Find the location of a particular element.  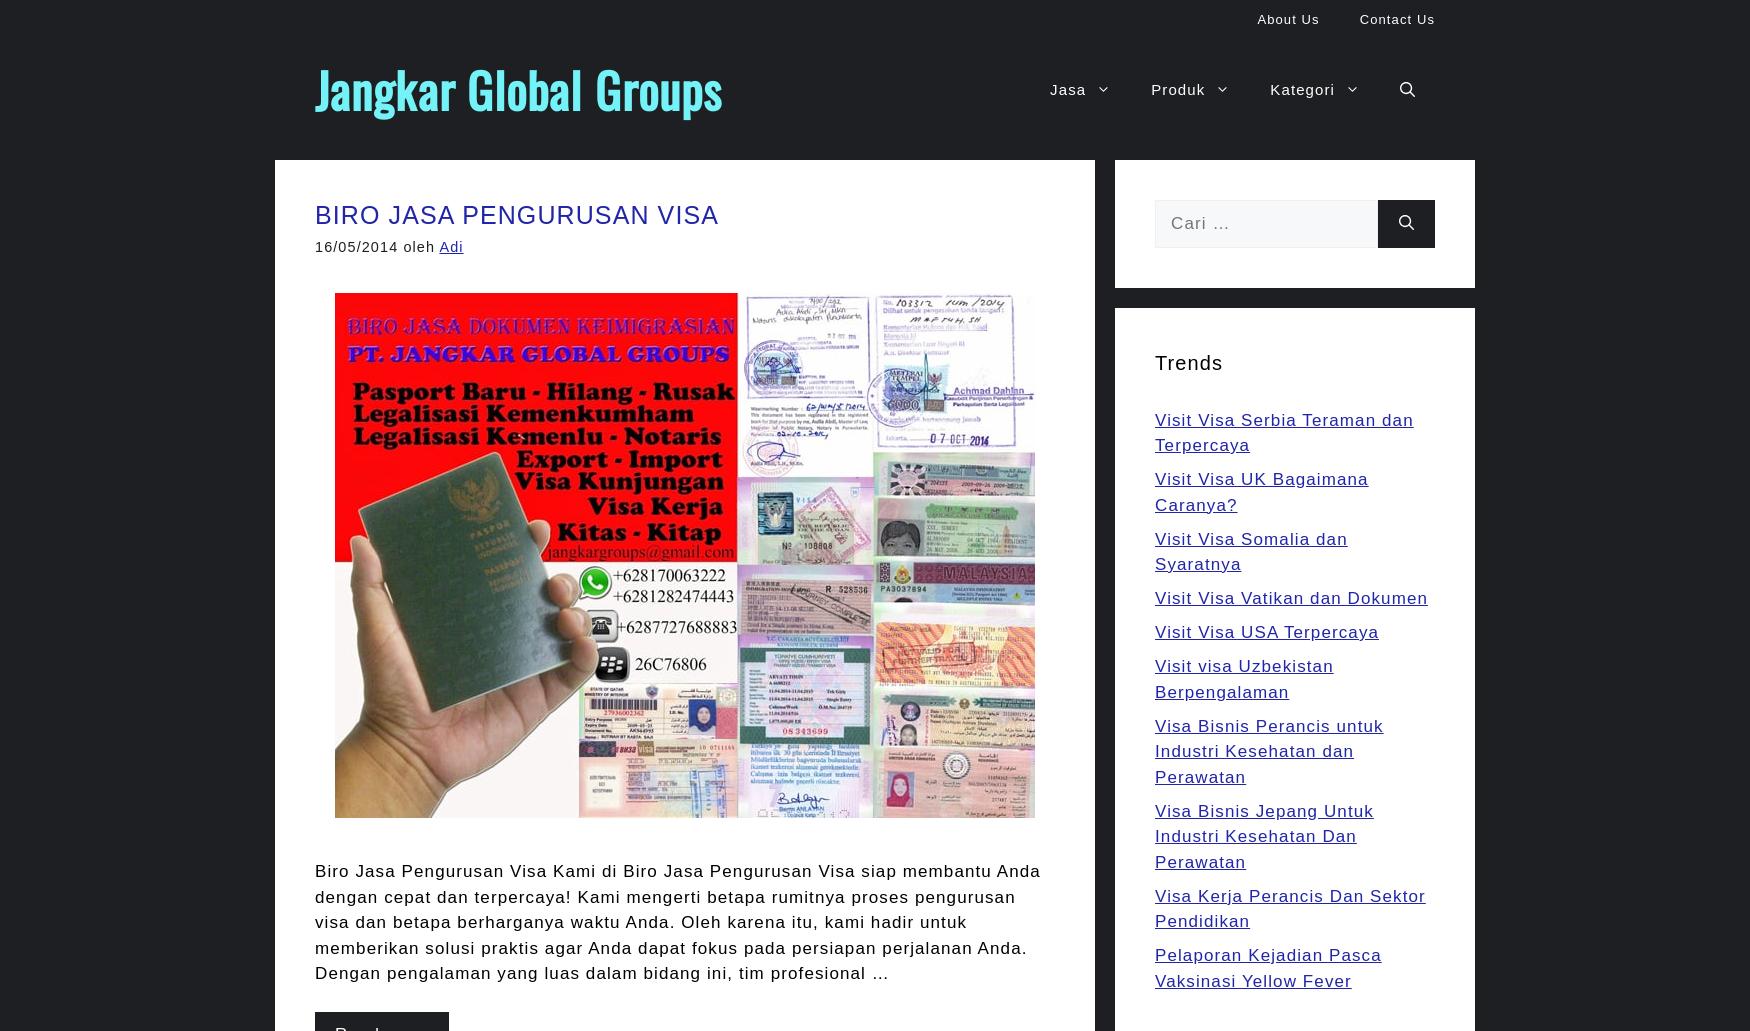

'Visit Visa Vatikan dan Dokumen' is located at coordinates (1290, 597).